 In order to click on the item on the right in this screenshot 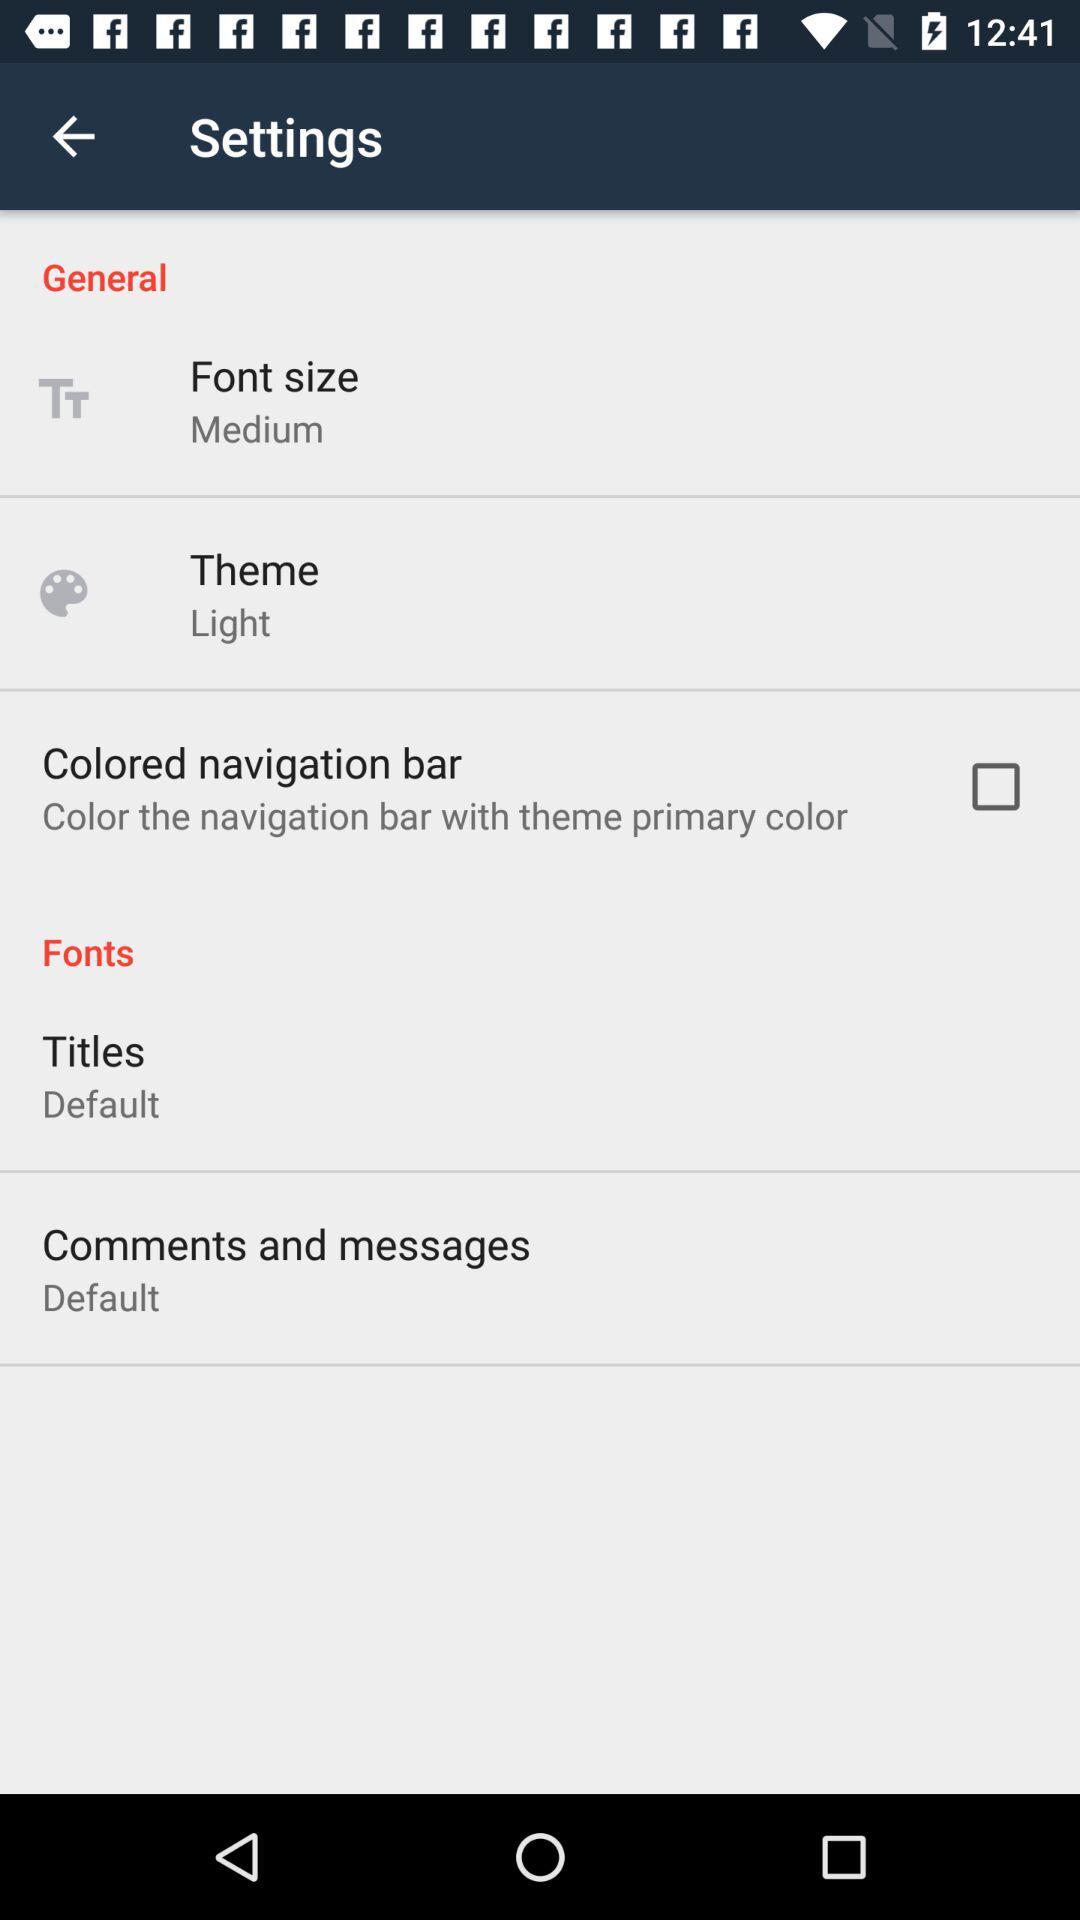, I will do `click(995, 785)`.